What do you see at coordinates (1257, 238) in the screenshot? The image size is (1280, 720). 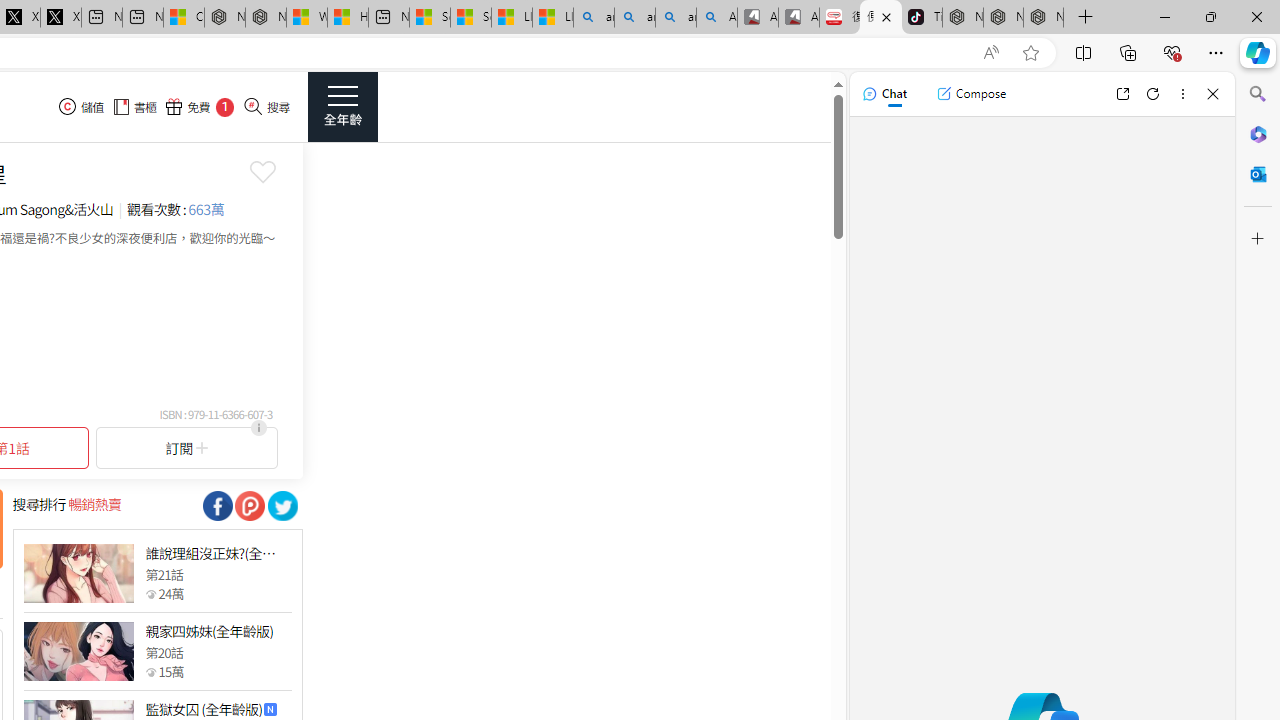 I see `'Customize'` at bounding box center [1257, 238].